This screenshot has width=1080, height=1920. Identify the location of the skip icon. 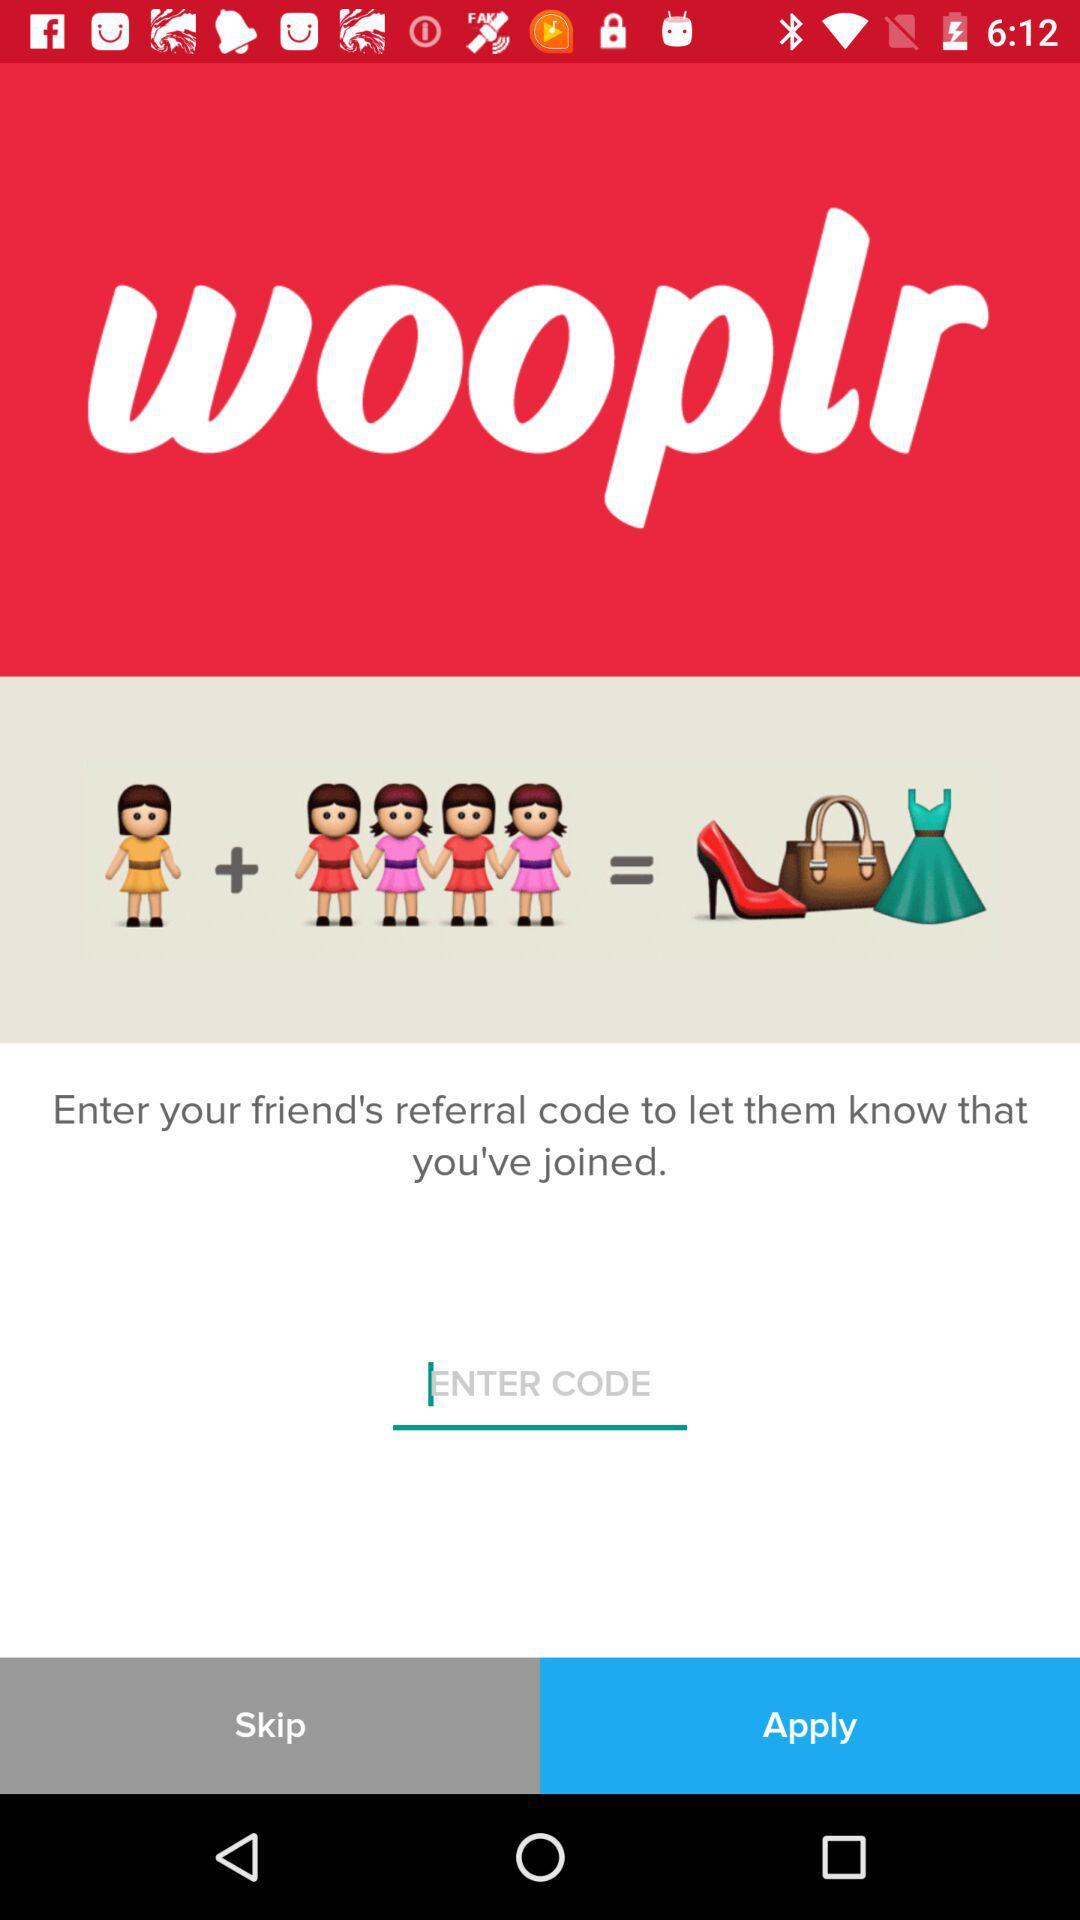
(270, 1724).